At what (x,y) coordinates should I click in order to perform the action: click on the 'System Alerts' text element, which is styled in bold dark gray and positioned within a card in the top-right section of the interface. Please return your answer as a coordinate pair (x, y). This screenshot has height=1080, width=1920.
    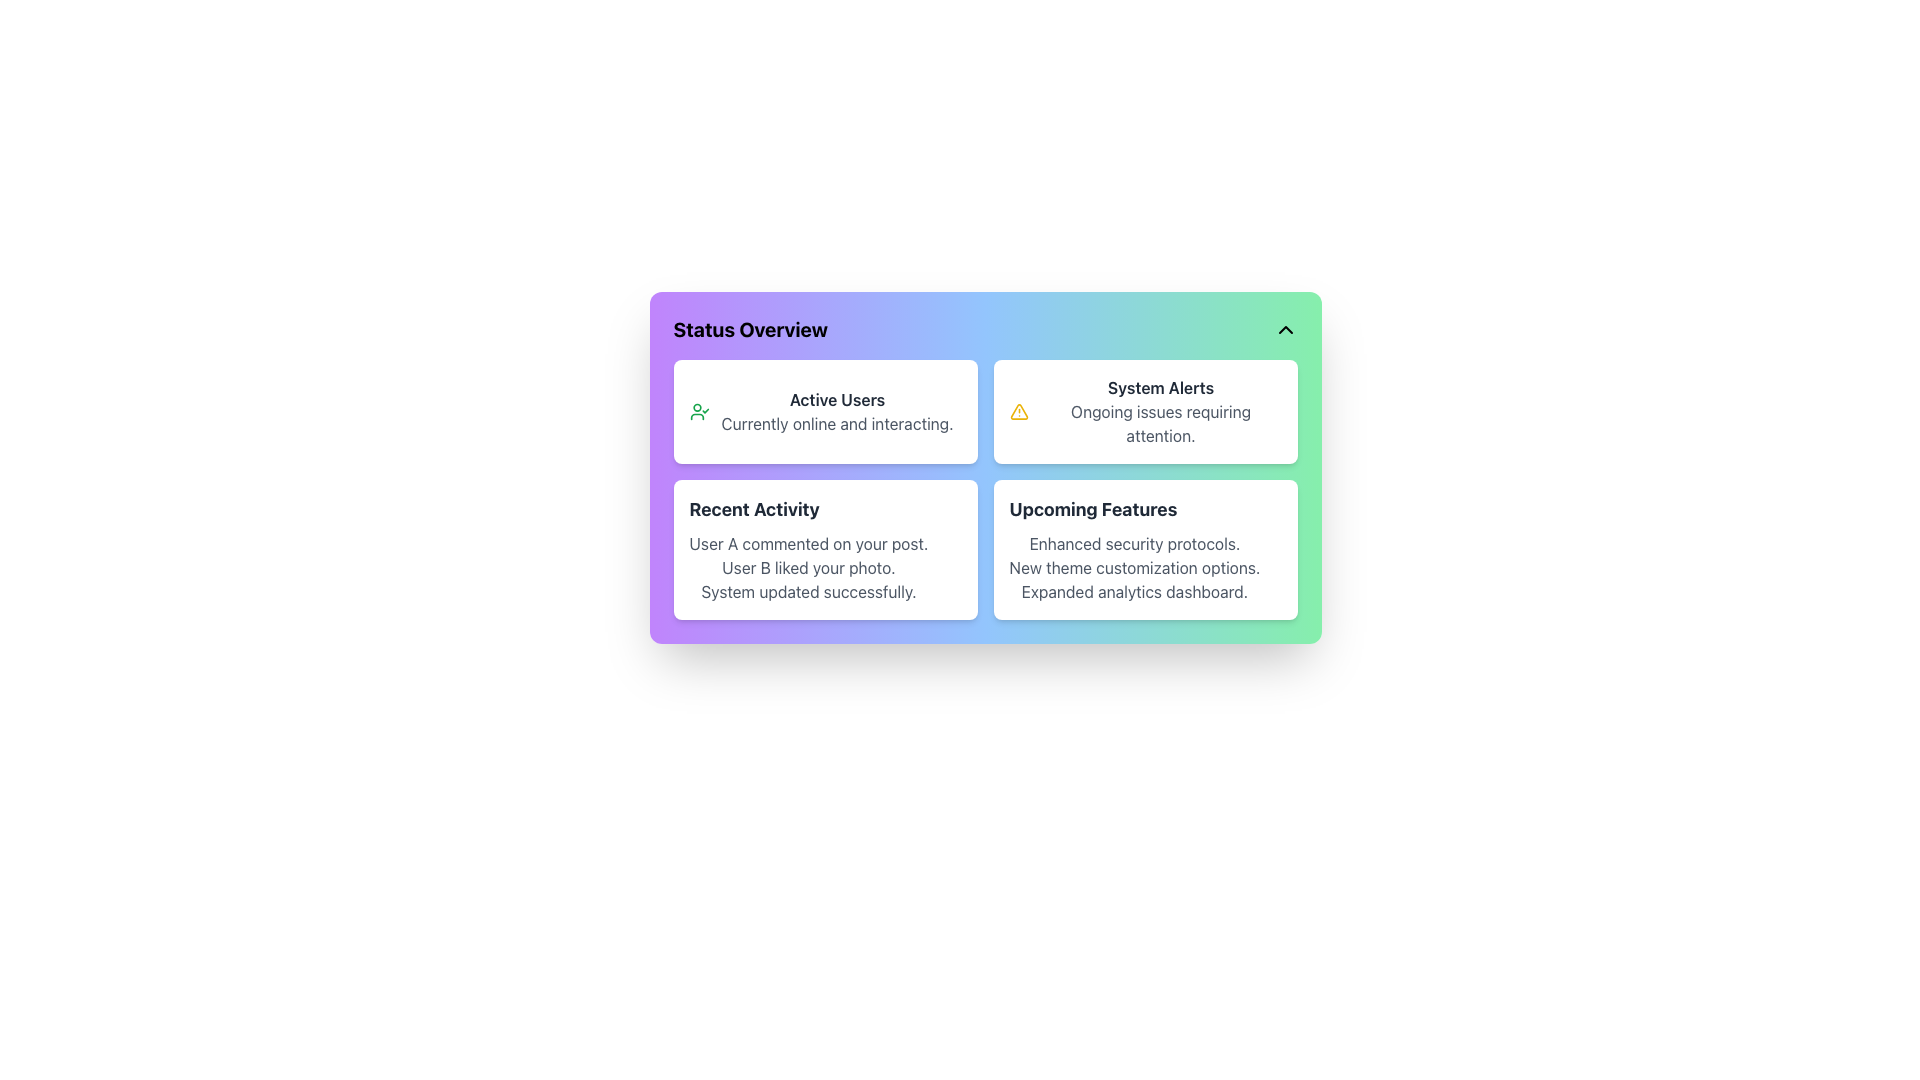
    Looking at the image, I should click on (1161, 388).